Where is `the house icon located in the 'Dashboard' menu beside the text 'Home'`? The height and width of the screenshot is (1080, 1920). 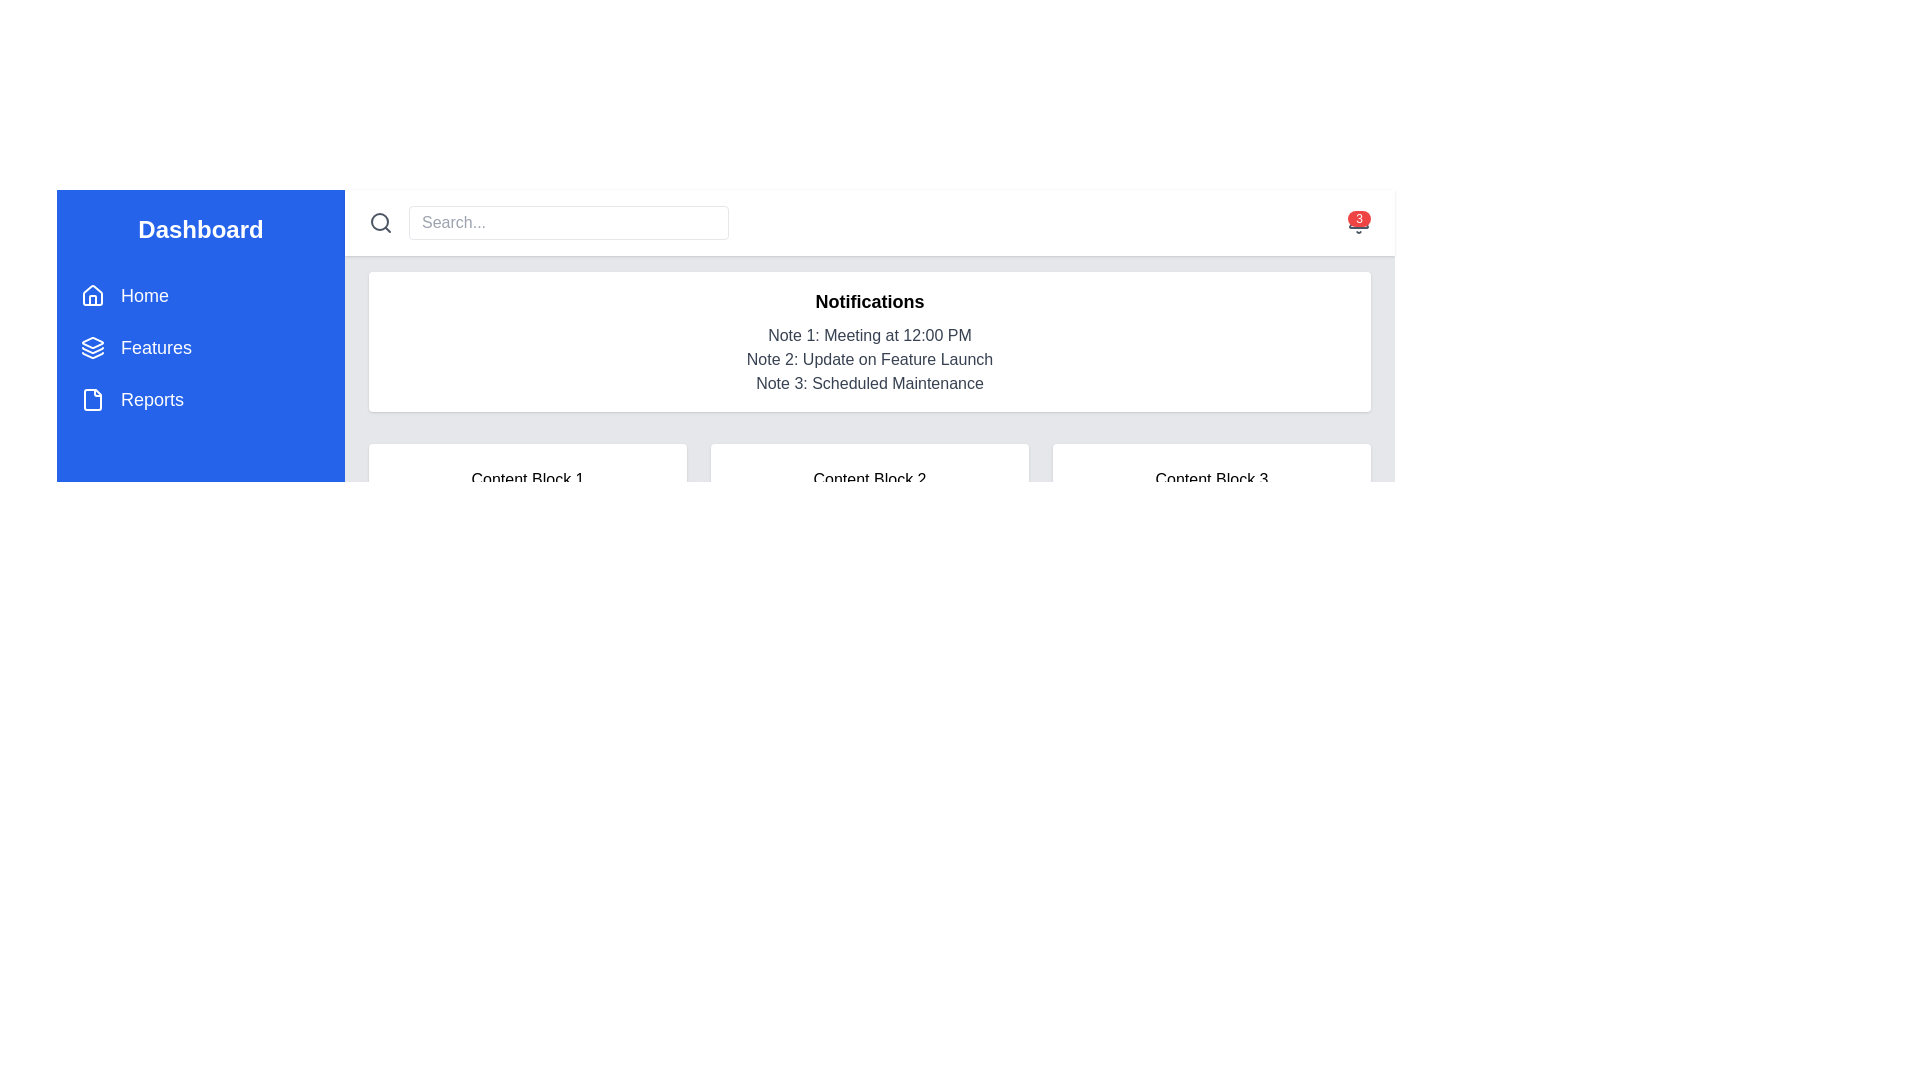 the house icon located in the 'Dashboard' menu beside the text 'Home' is located at coordinates (91, 296).